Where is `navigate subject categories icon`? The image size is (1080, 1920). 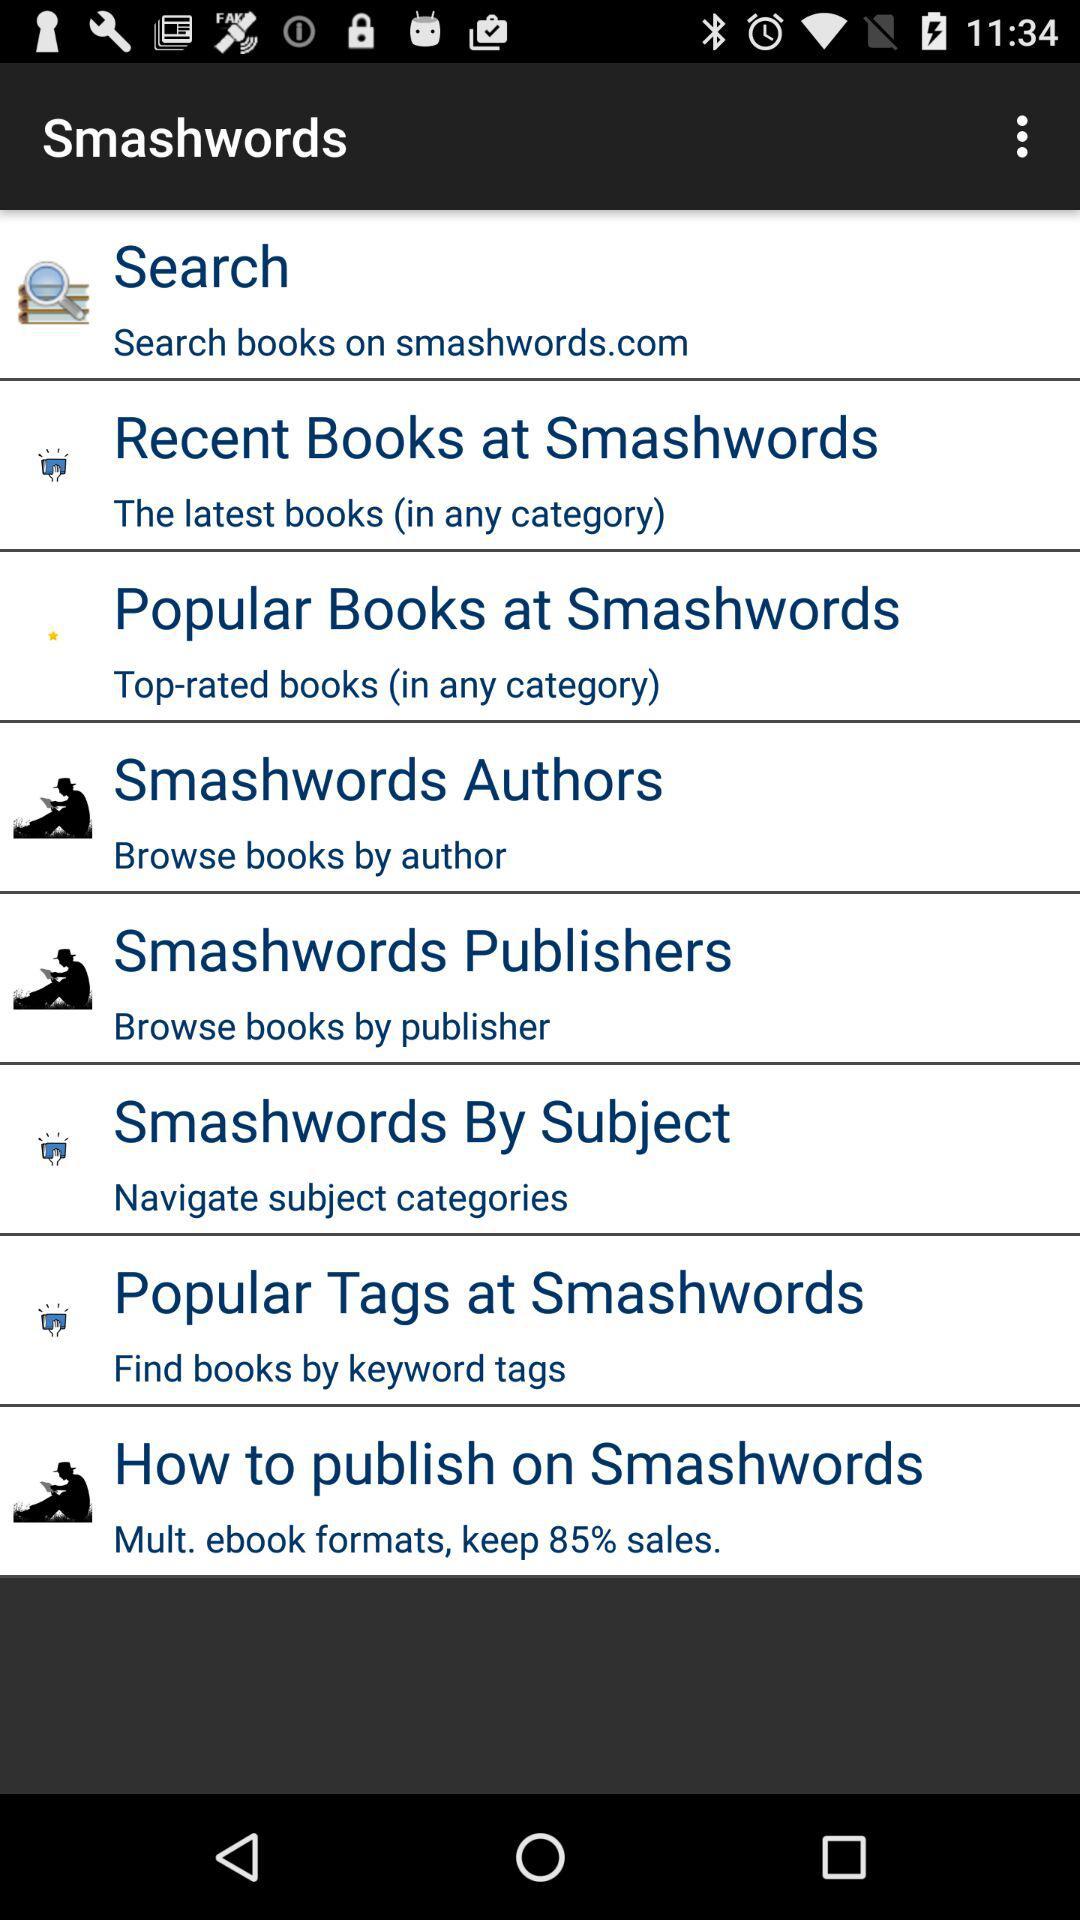
navigate subject categories icon is located at coordinates (339, 1196).